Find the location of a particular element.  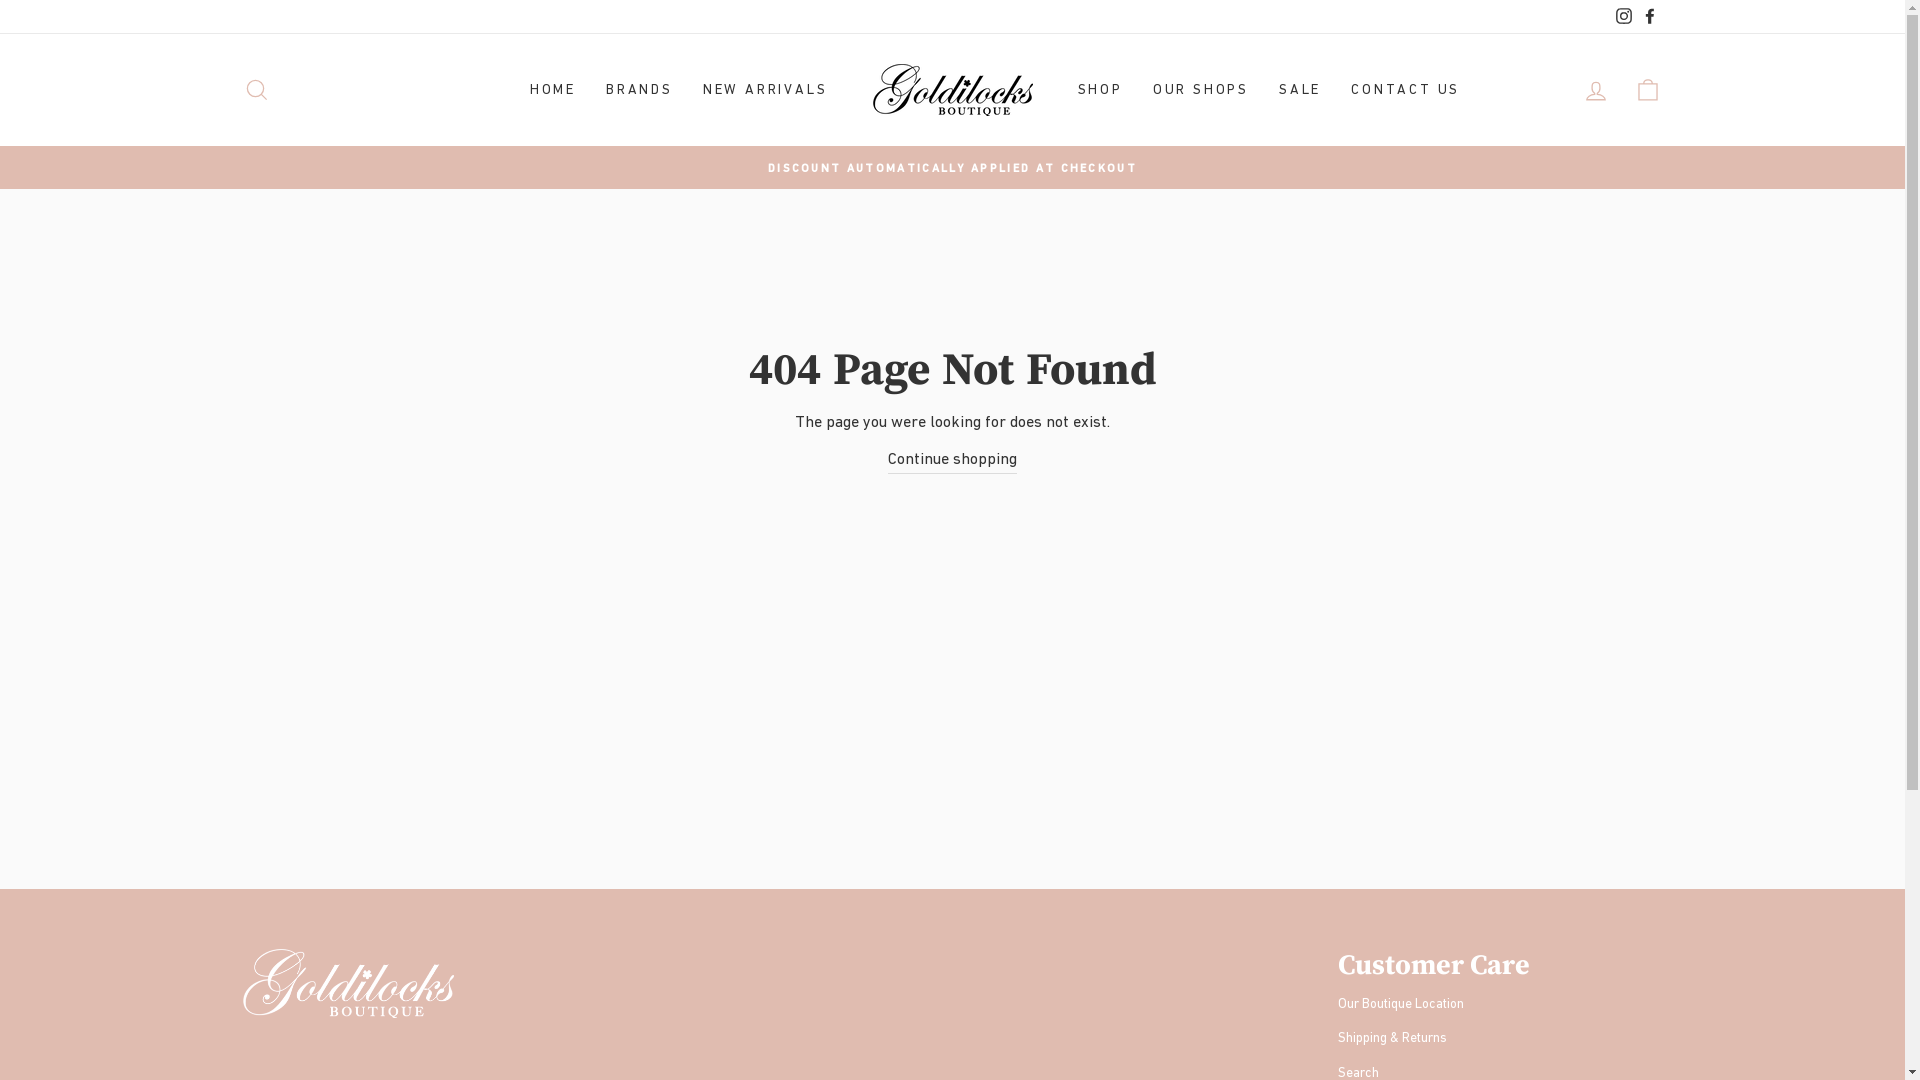

'Skip to content' is located at coordinates (0, 0).